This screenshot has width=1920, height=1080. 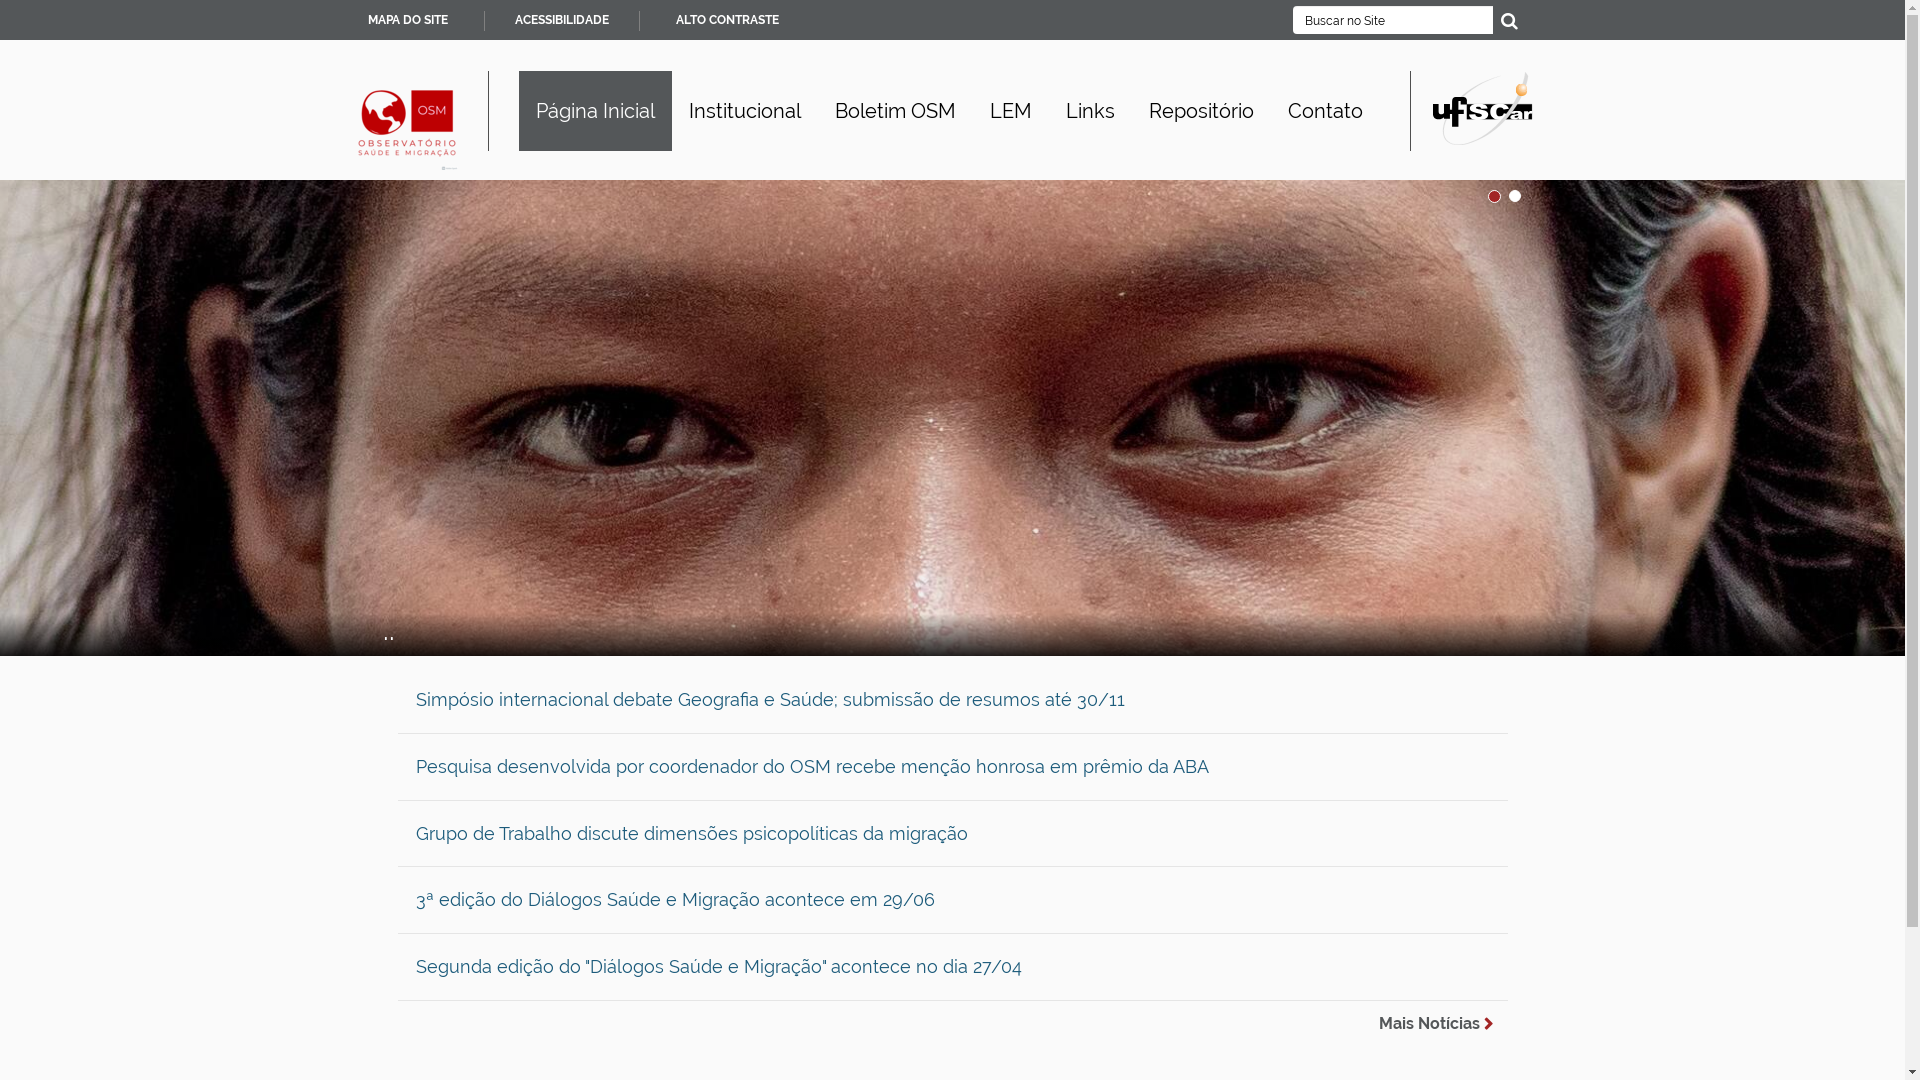 I want to click on 'LEM', so click(x=1009, y=111).